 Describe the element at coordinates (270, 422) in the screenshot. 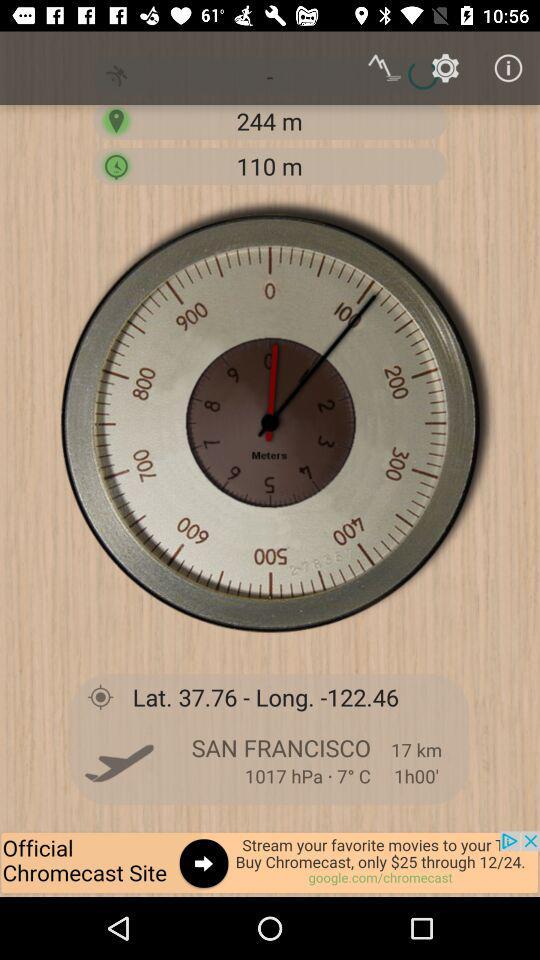

I see `the time frame image` at that location.